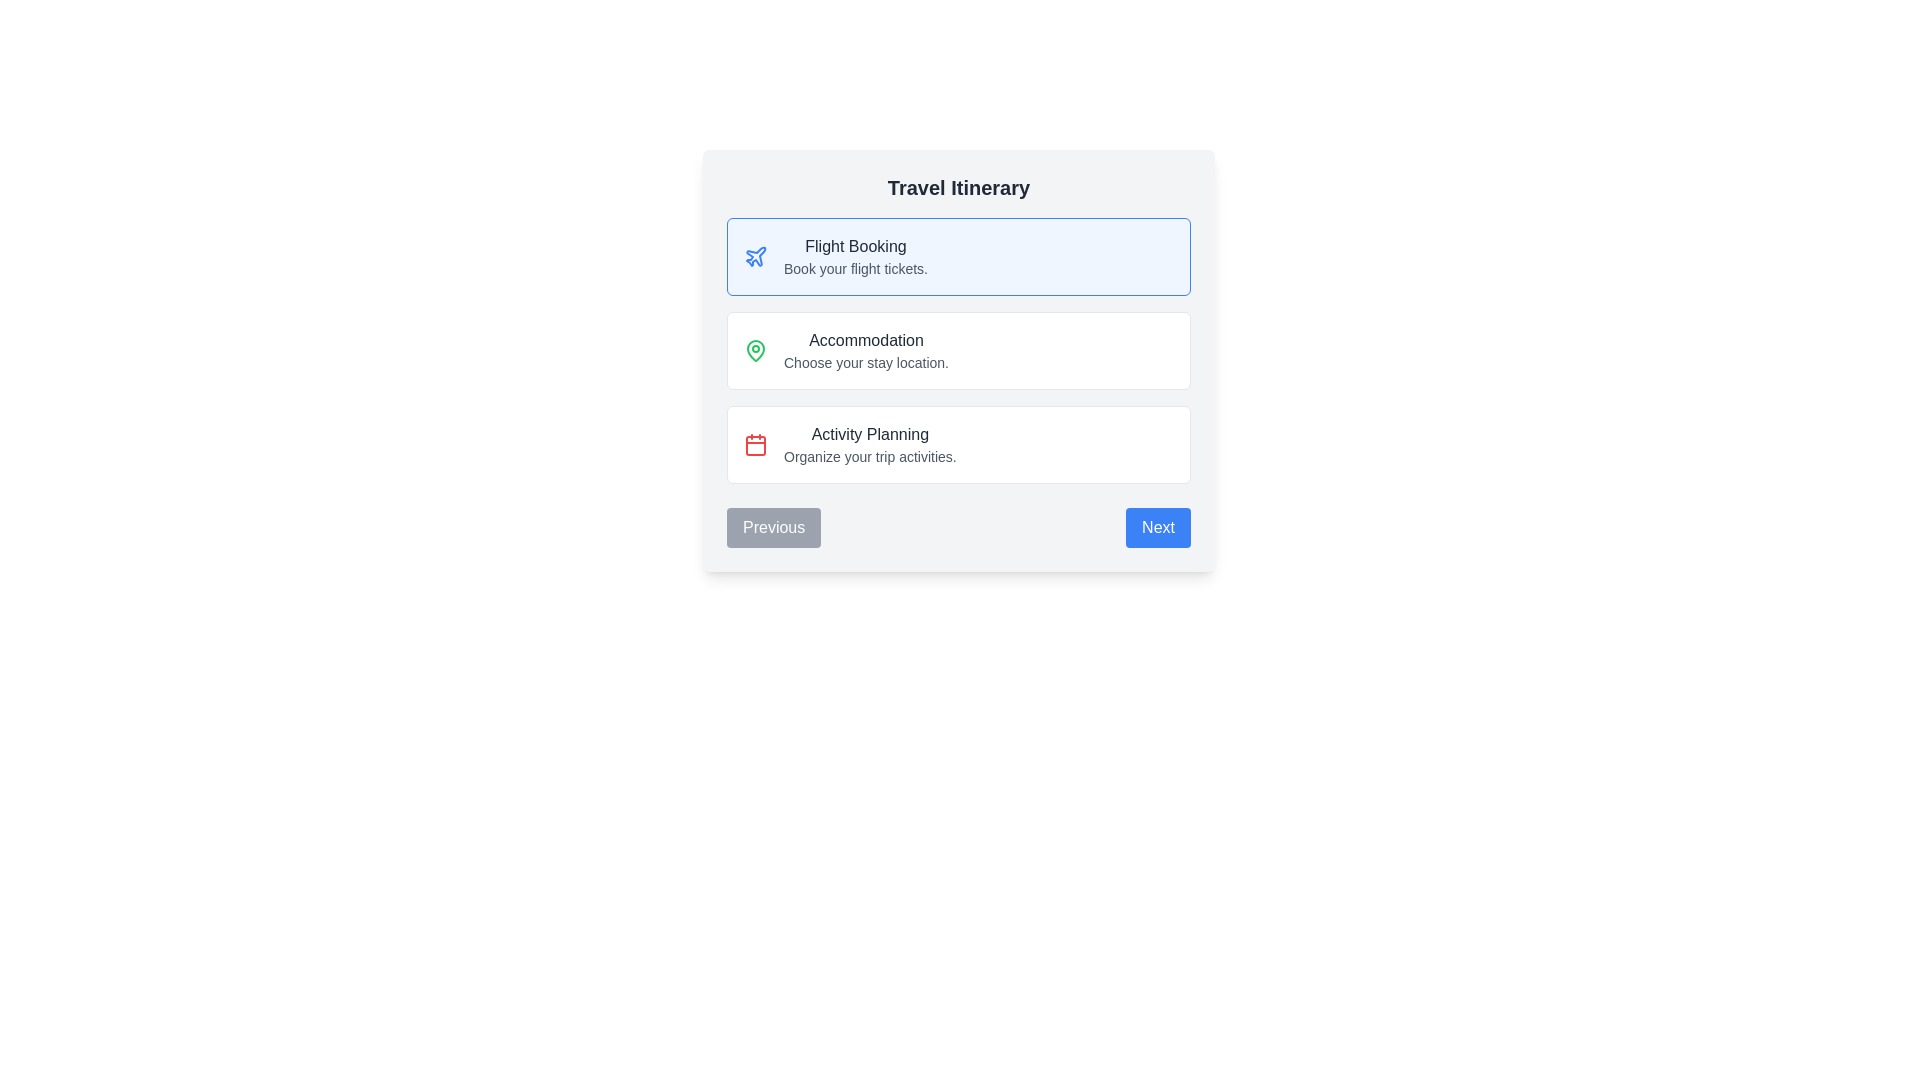 Image resolution: width=1920 pixels, height=1080 pixels. I want to click on the 'Activity Planning' heading text, which is styled with medium font weight and dark gray color, located in the third section of the interface above the subtext 'Organize your trip activities', so click(870, 434).